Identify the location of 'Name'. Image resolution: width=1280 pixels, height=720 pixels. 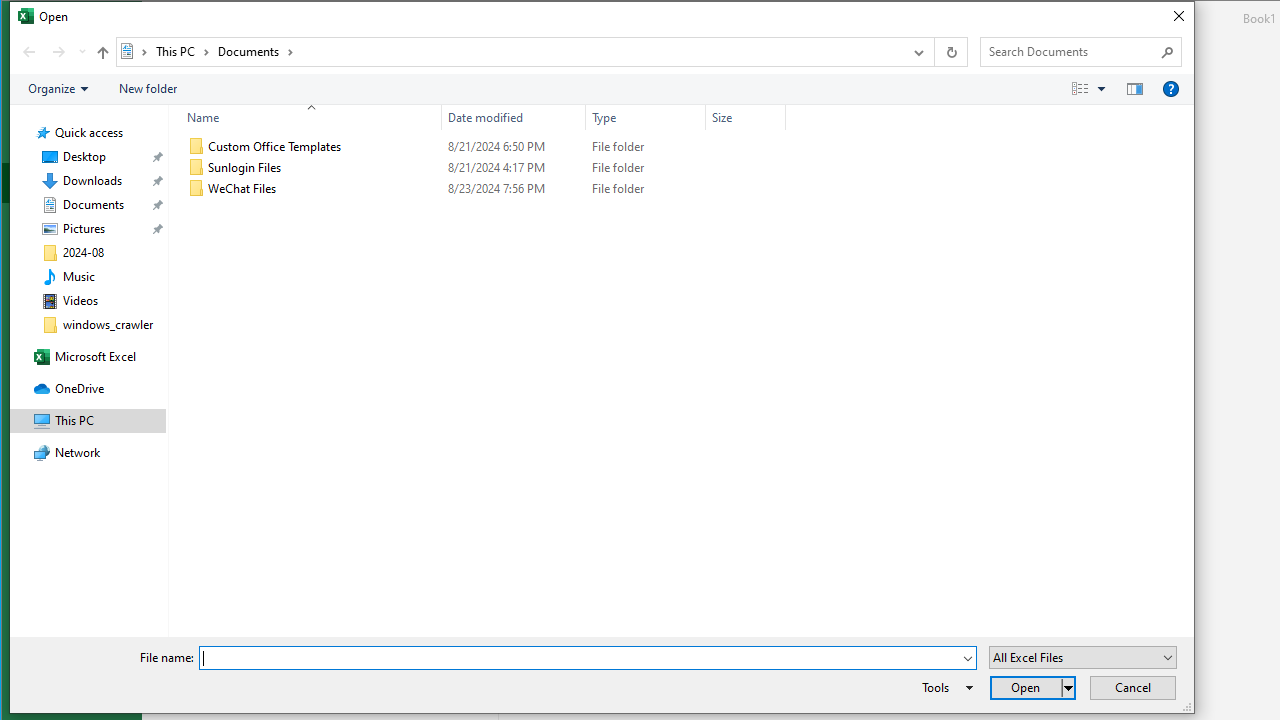
(304, 117).